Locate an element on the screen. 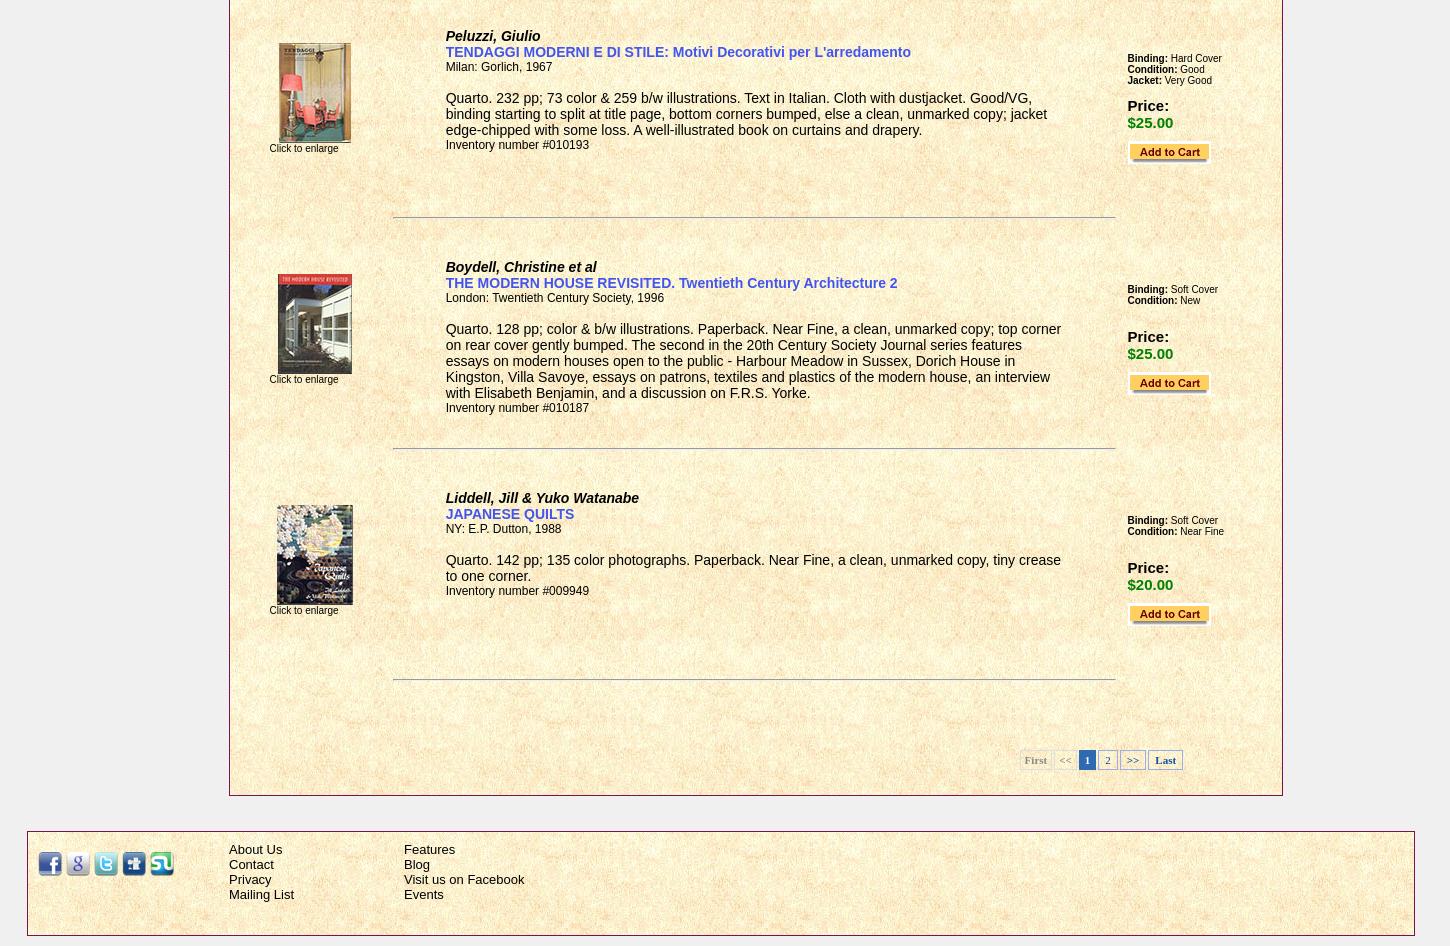 The height and width of the screenshot is (946, 1450). 'Inventory number #010193' is located at coordinates (517, 144).